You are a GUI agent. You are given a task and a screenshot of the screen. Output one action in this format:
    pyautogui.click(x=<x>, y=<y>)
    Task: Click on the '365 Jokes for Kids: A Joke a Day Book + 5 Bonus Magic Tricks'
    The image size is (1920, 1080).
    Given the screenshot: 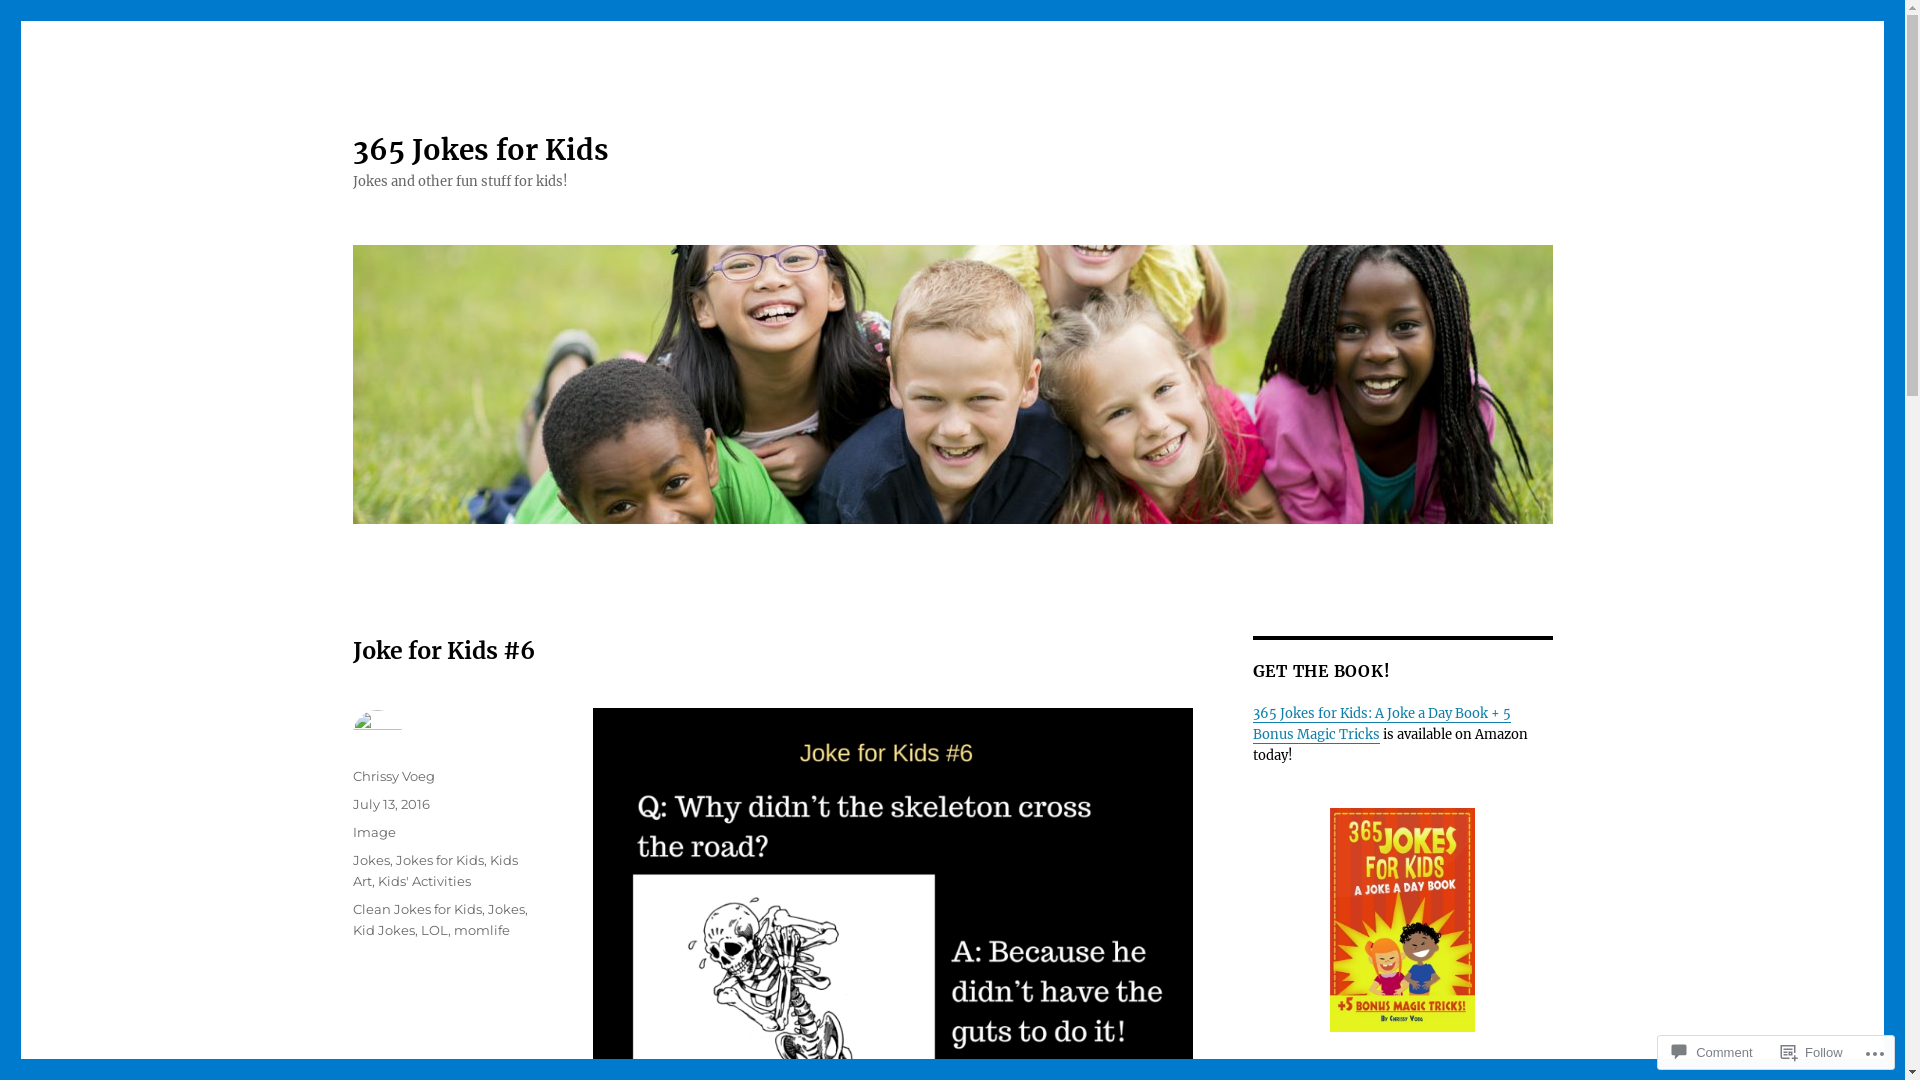 What is the action you would take?
    pyautogui.click(x=1380, y=724)
    